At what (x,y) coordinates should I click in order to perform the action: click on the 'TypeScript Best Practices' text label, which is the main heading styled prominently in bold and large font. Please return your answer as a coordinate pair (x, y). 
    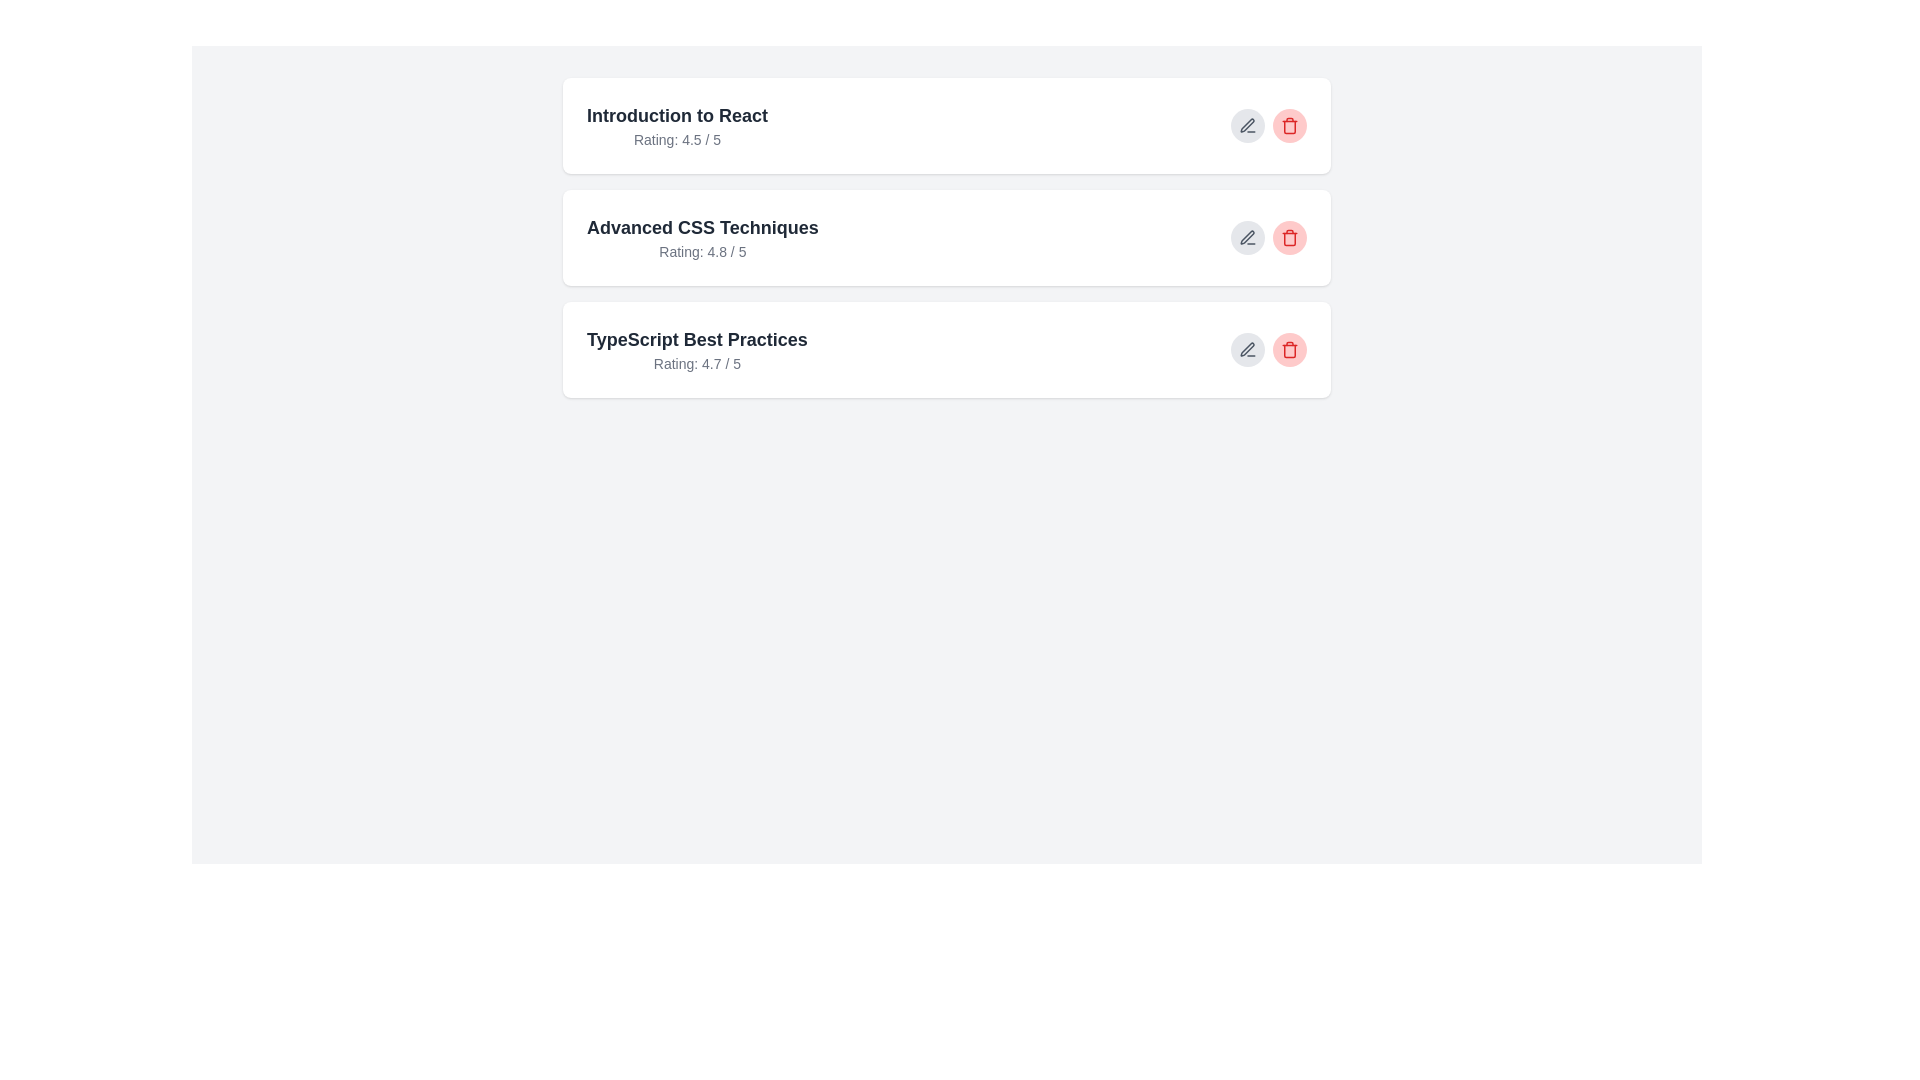
    Looking at the image, I should click on (697, 338).